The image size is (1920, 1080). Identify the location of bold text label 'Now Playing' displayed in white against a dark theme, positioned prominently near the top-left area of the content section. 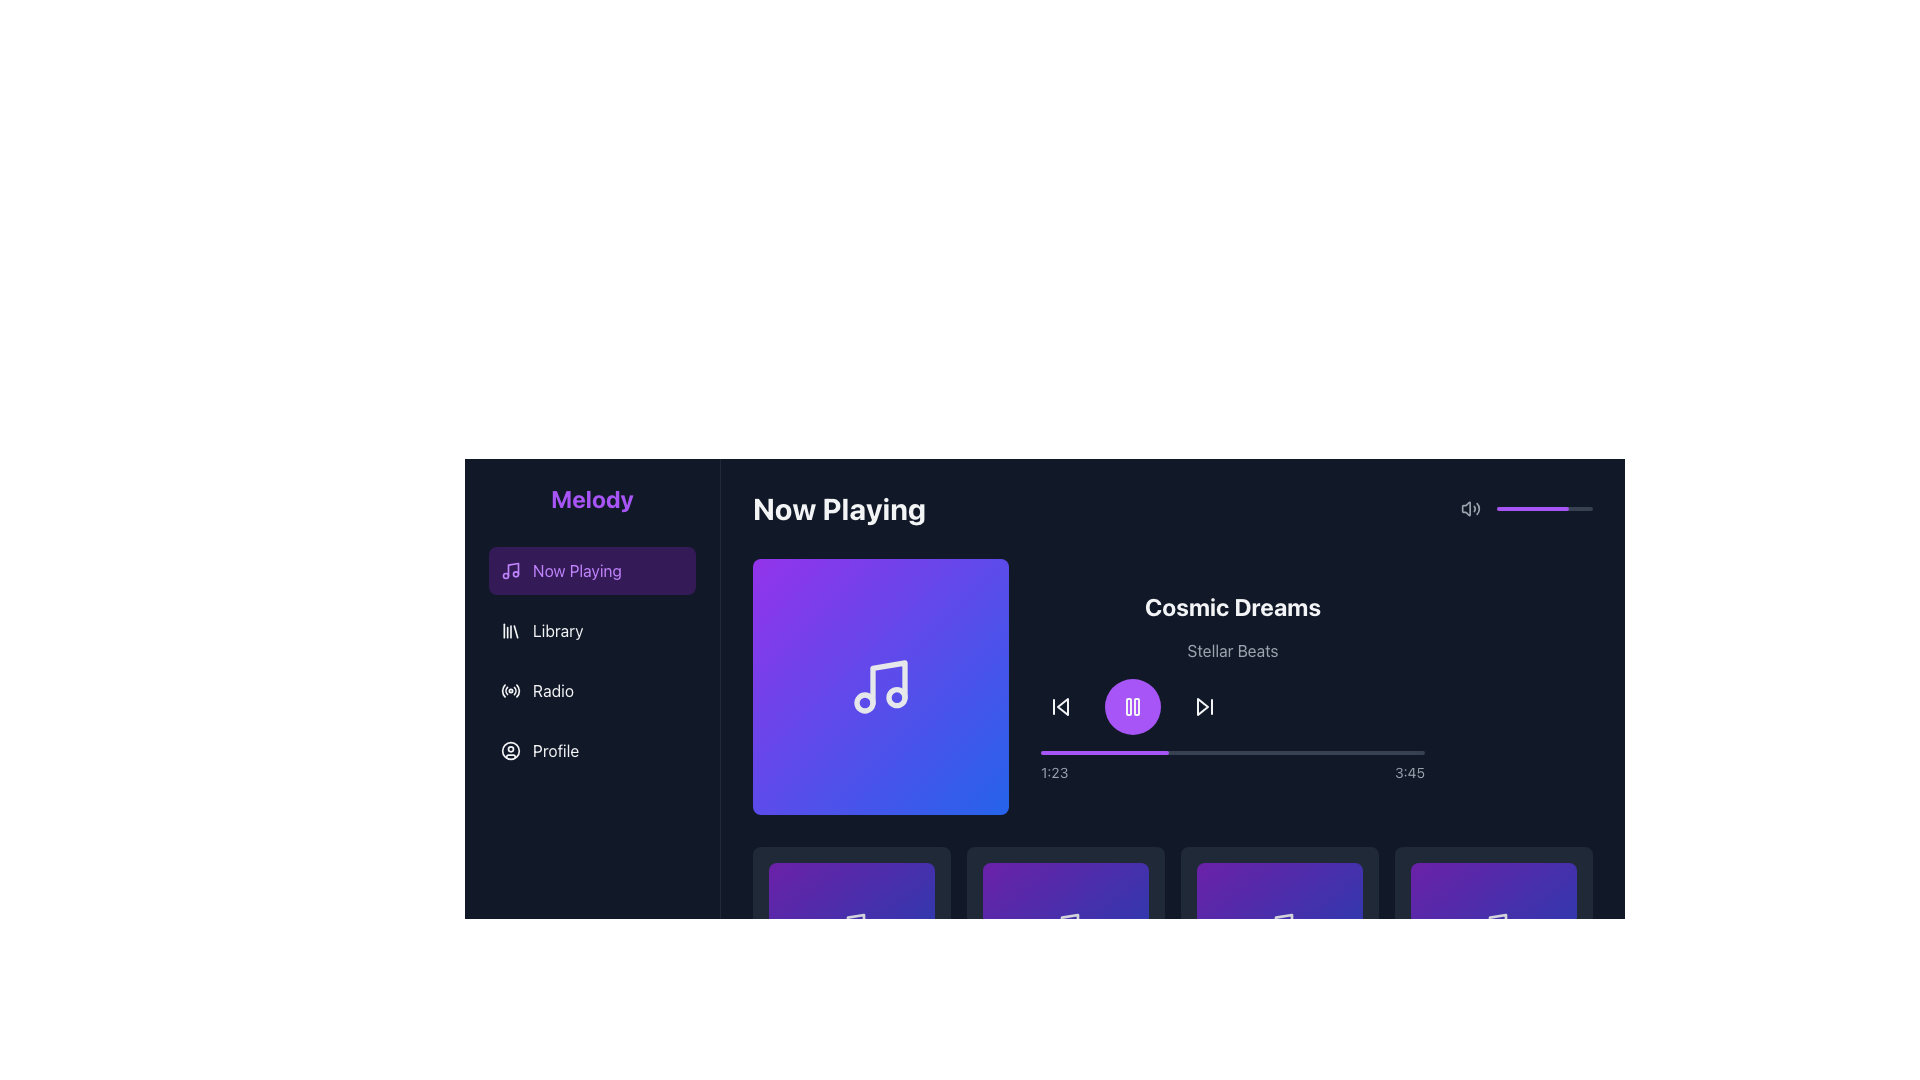
(839, 508).